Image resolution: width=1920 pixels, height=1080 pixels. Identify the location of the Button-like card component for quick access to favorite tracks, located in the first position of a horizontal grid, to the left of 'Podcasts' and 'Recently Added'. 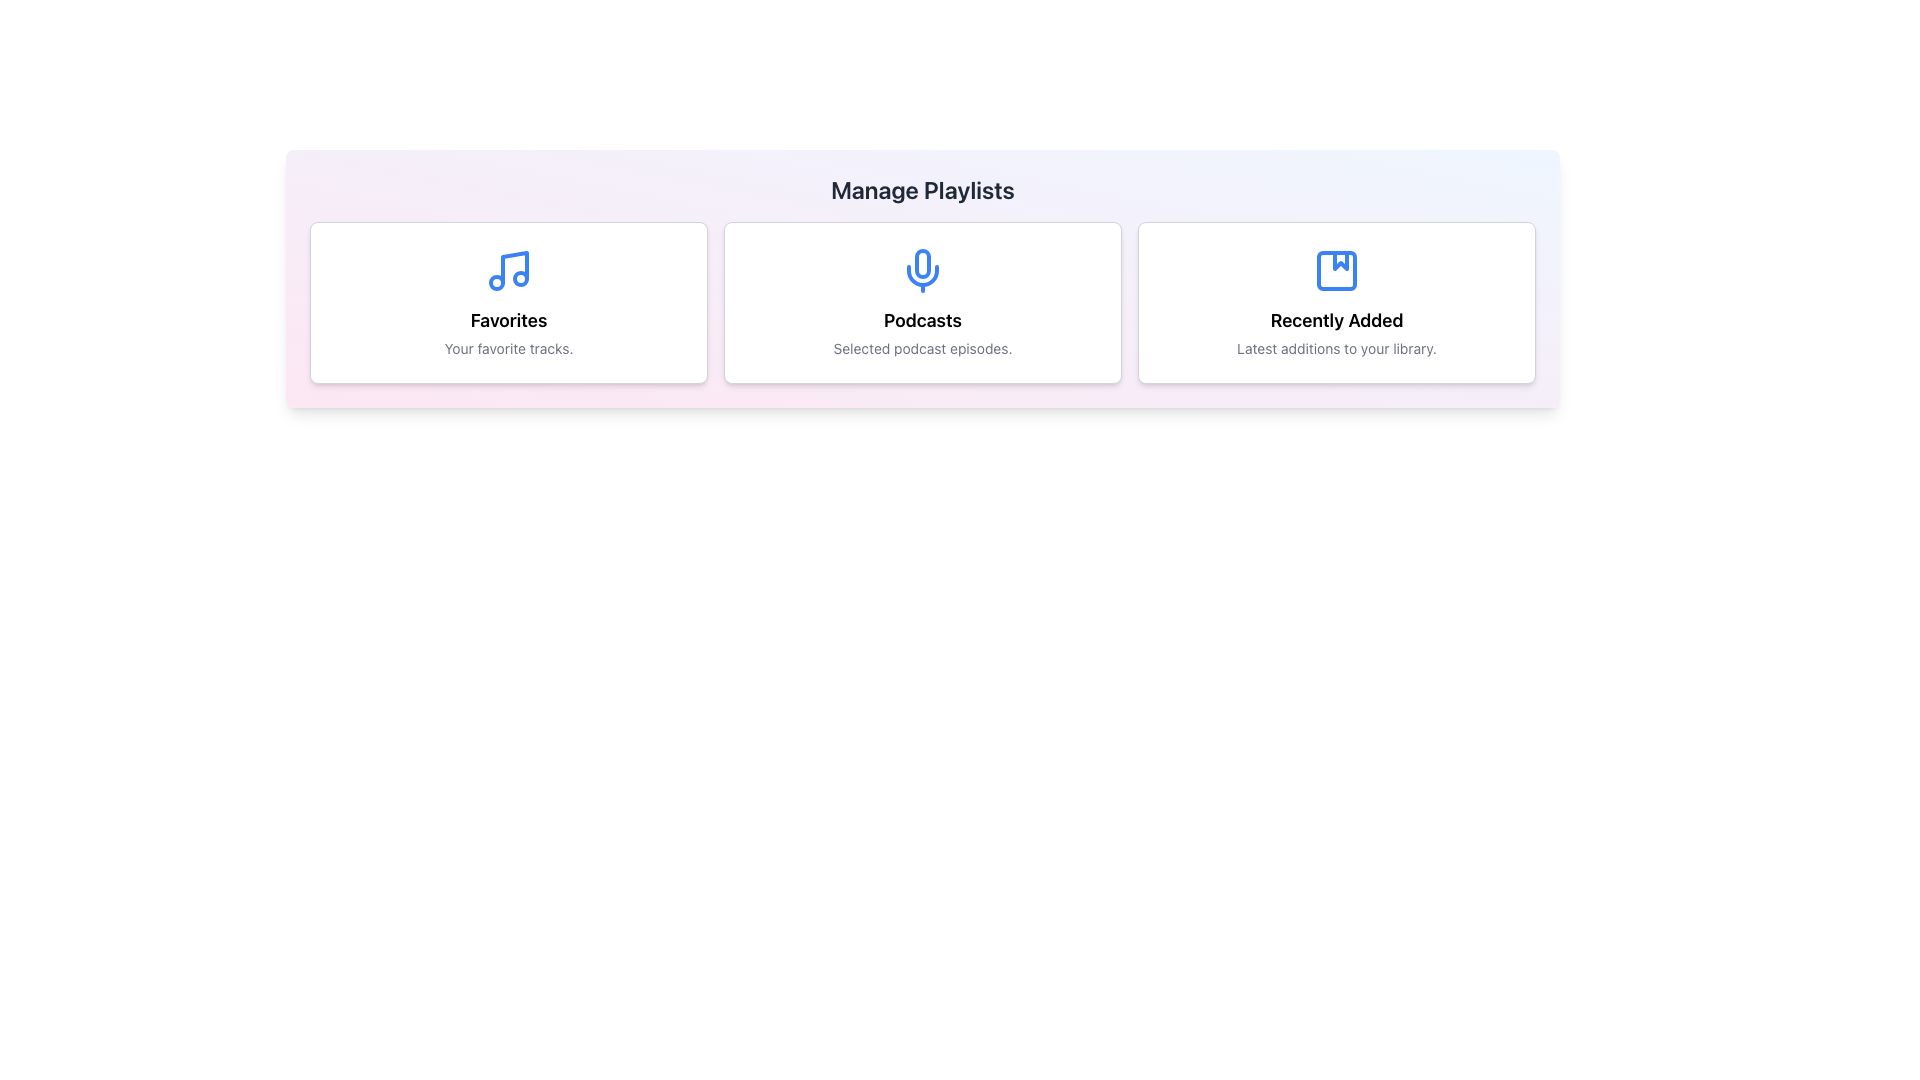
(508, 303).